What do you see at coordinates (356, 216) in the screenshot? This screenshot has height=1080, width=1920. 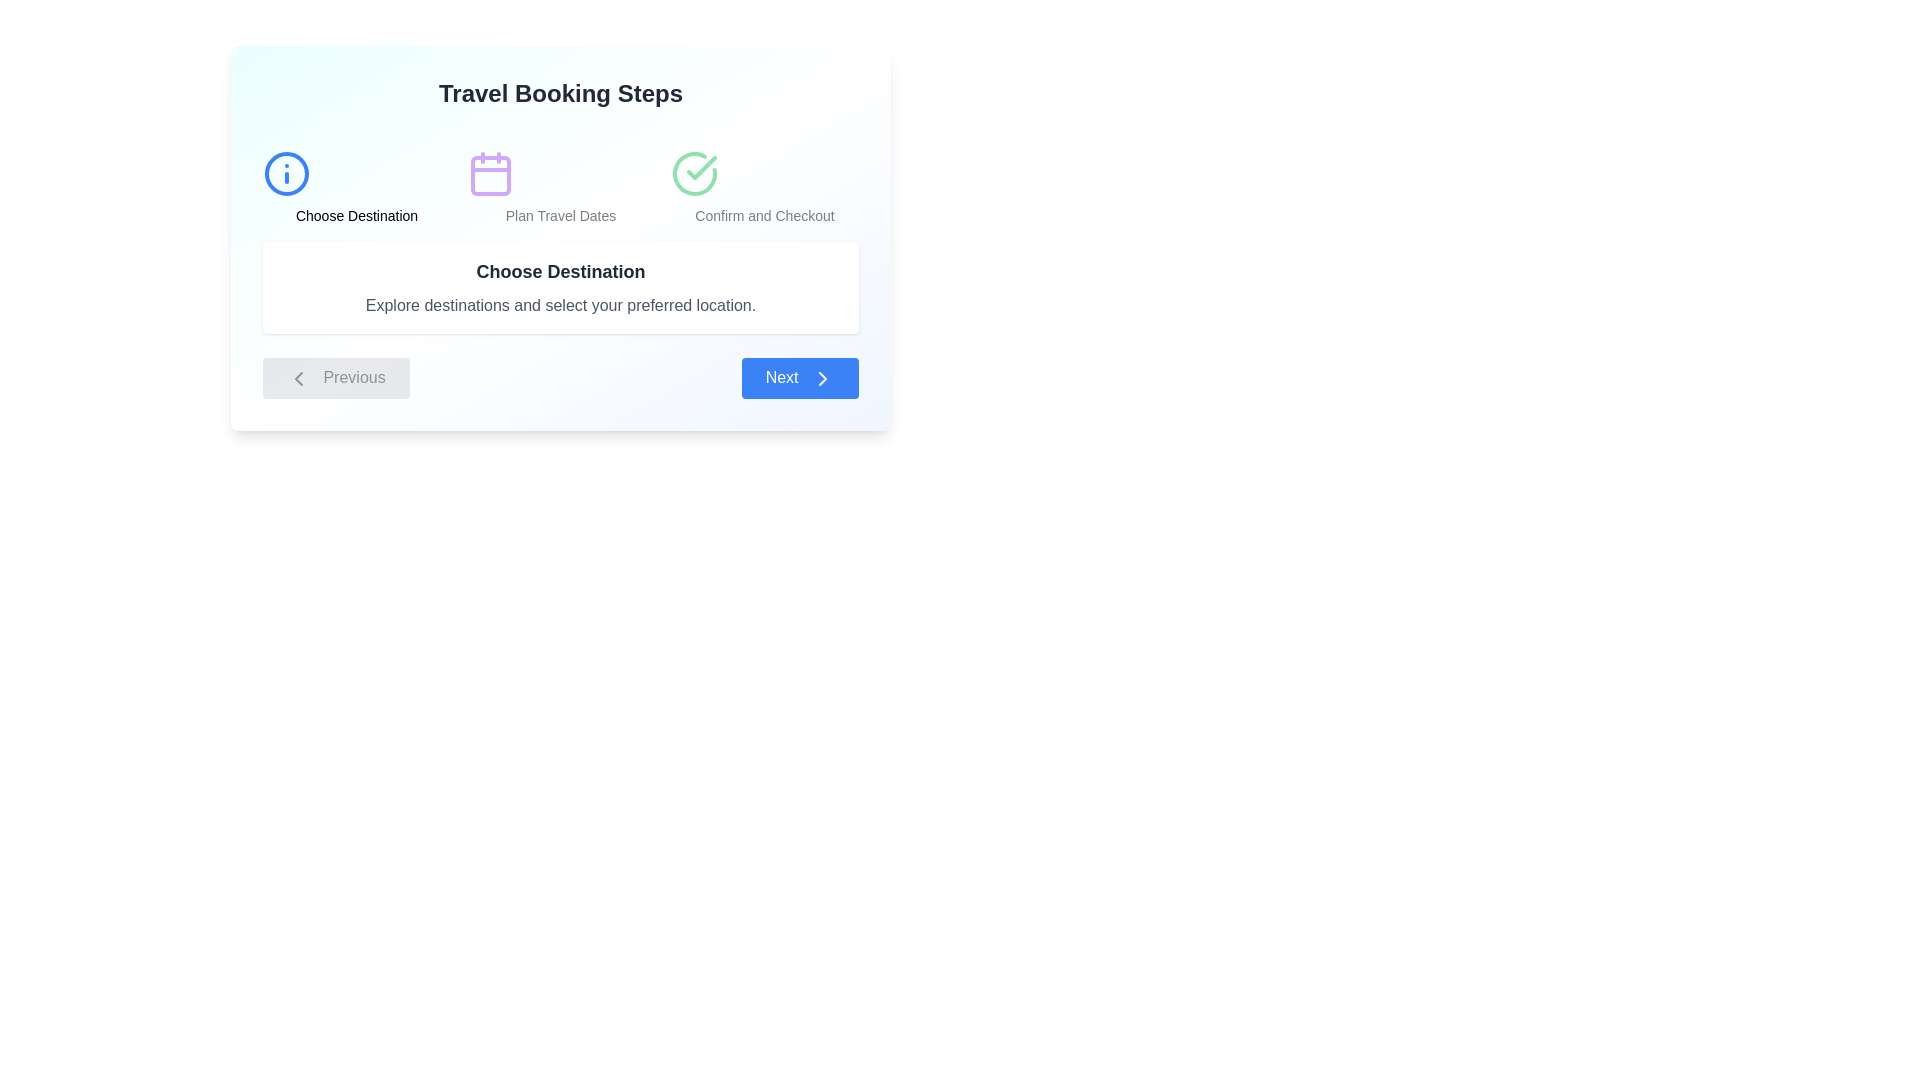 I see `the text label reading 'Choose Destination' to trigger potential tooltip or highlight effects` at bounding box center [356, 216].